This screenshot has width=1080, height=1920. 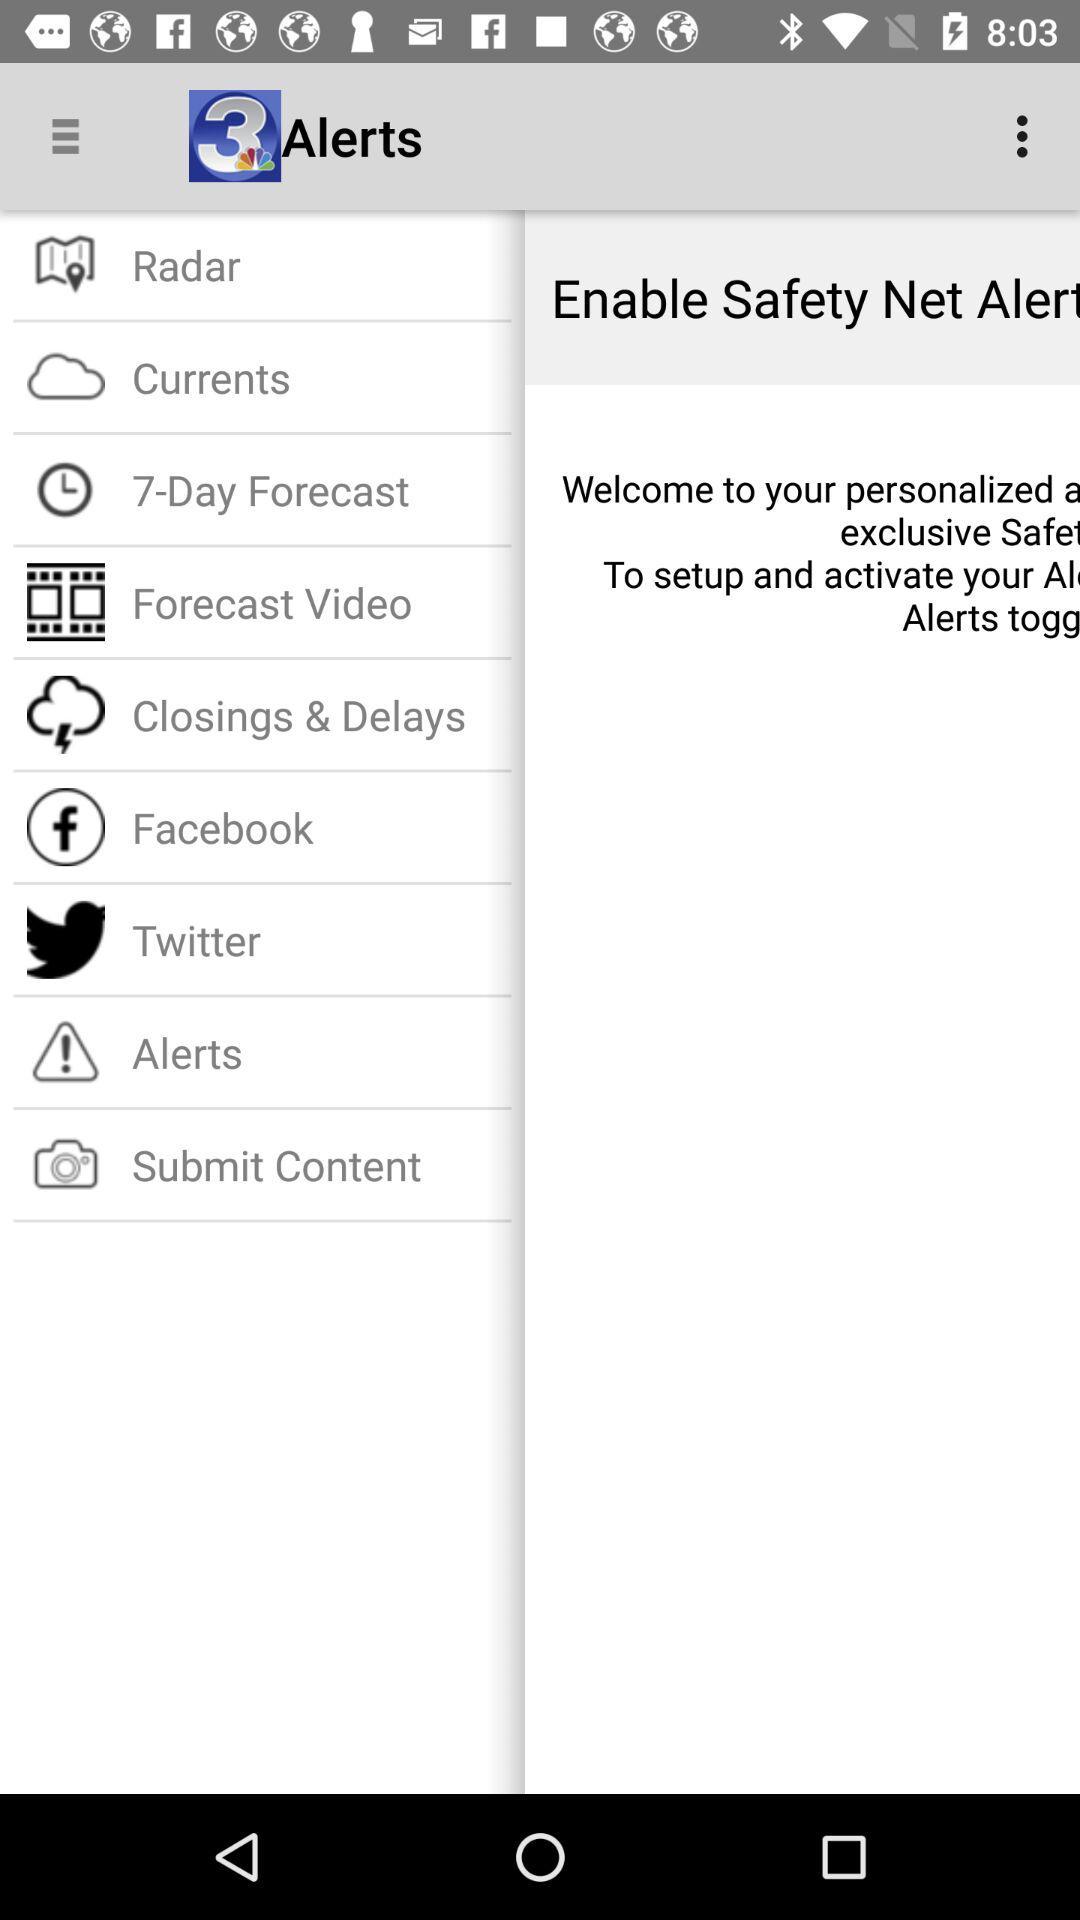 What do you see at coordinates (315, 263) in the screenshot?
I see `the radar item` at bounding box center [315, 263].